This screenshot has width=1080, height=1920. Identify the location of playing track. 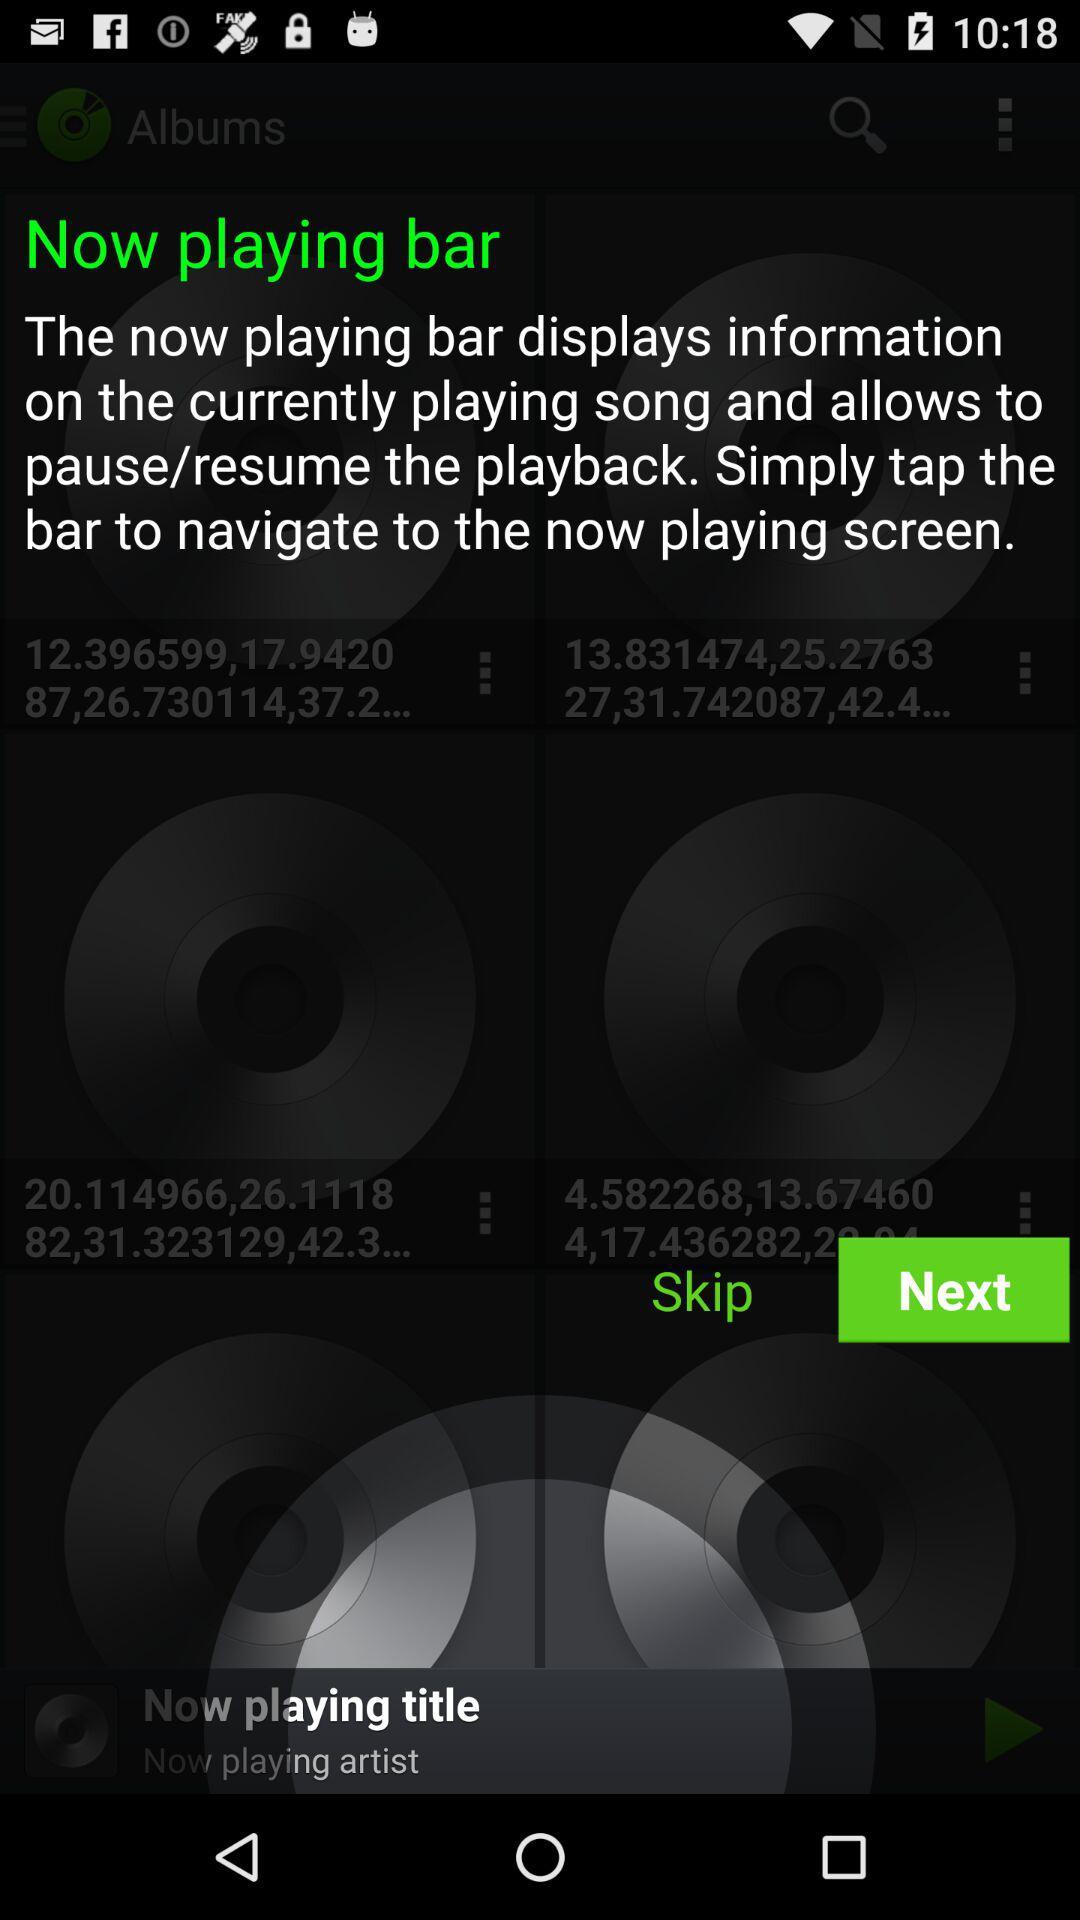
(1008, 1729).